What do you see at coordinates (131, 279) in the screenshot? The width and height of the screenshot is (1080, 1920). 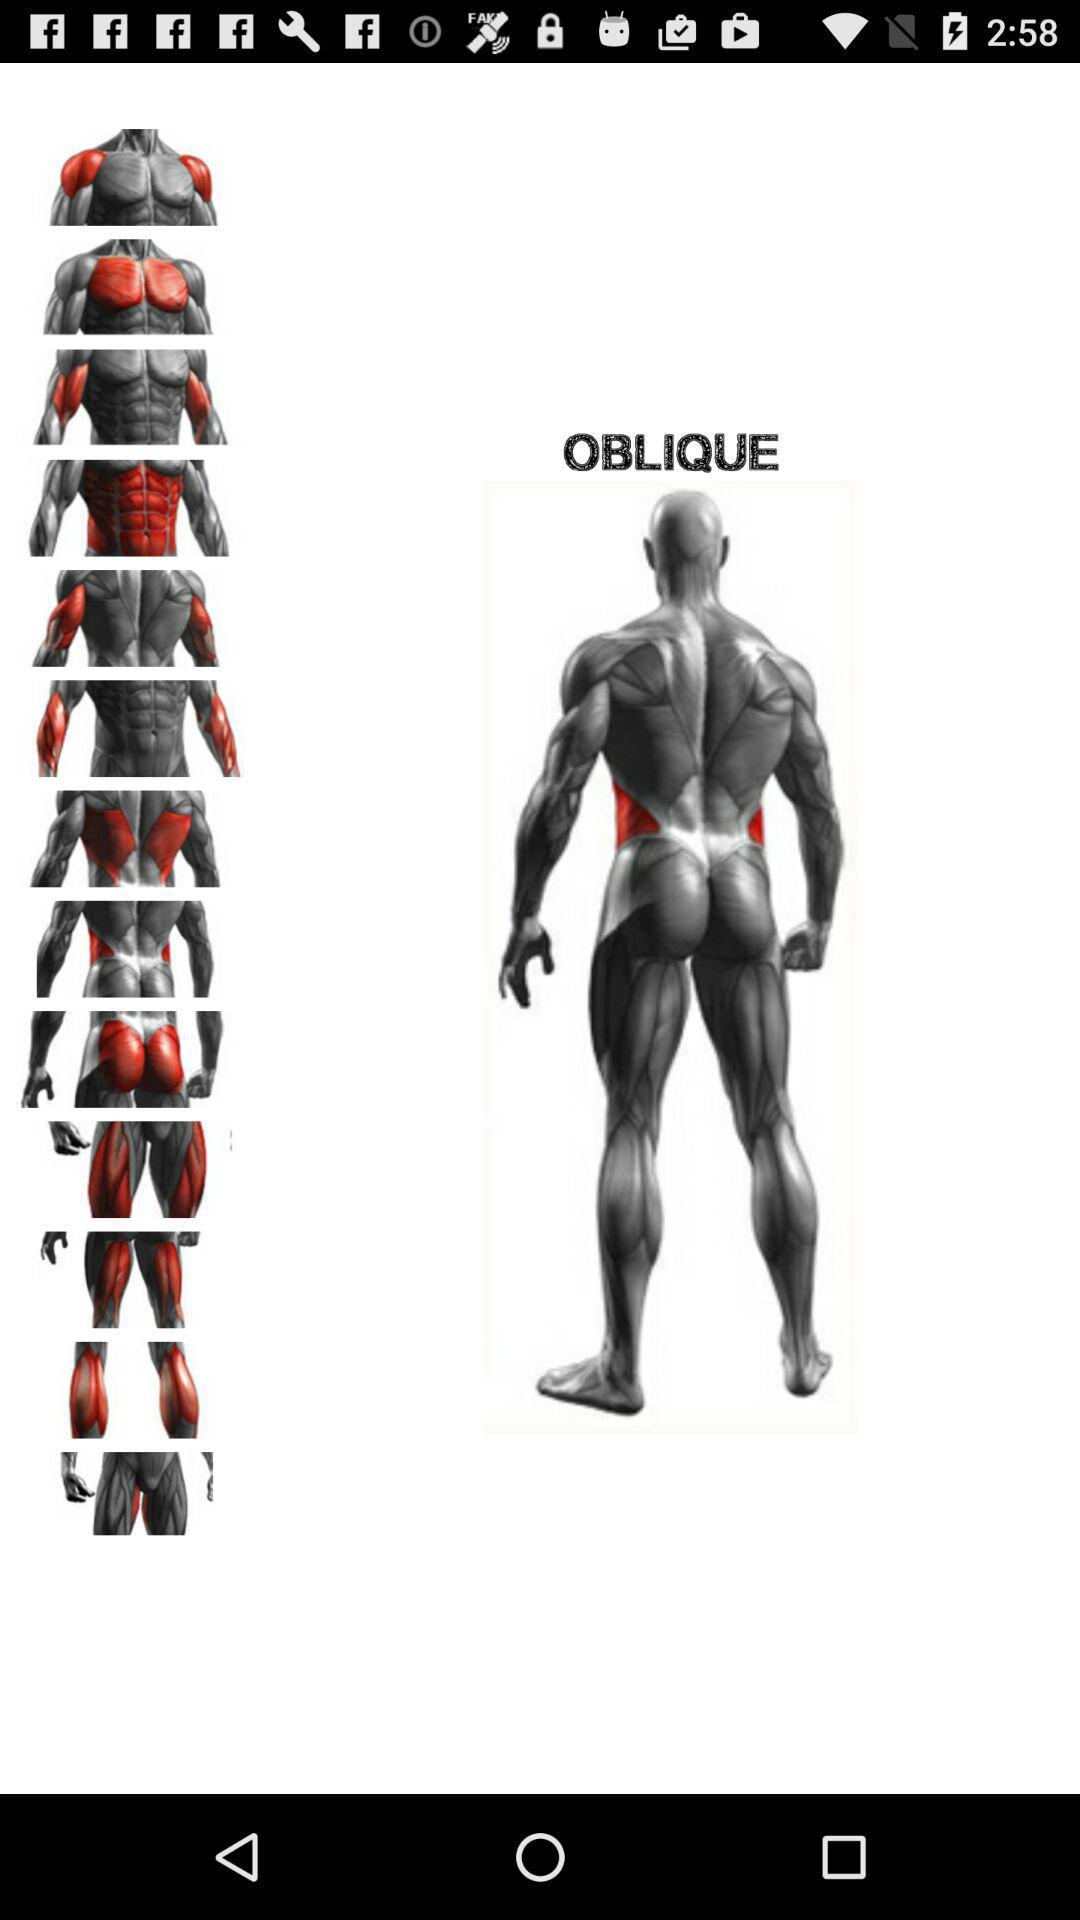 I see `image 2` at bounding box center [131, 279].